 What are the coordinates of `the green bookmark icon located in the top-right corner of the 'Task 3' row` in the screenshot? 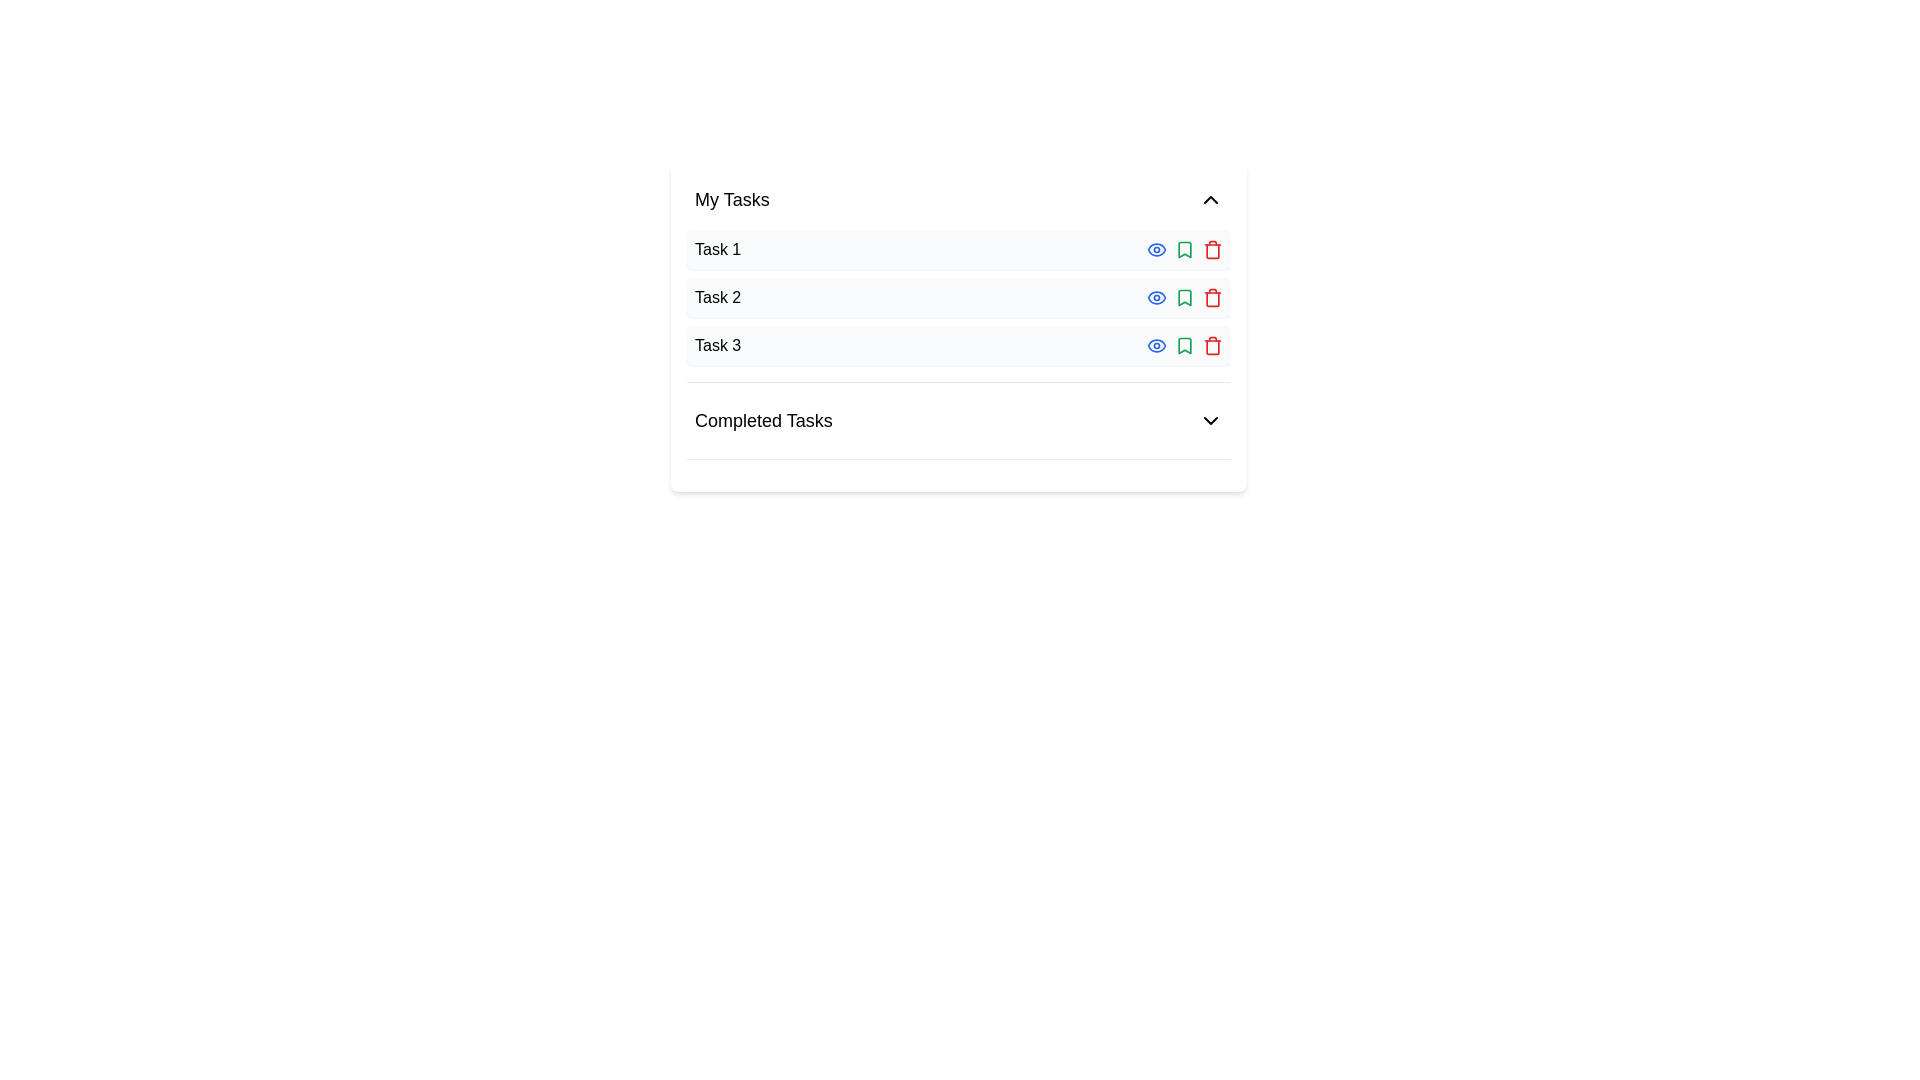 It's located at (1185, 345).